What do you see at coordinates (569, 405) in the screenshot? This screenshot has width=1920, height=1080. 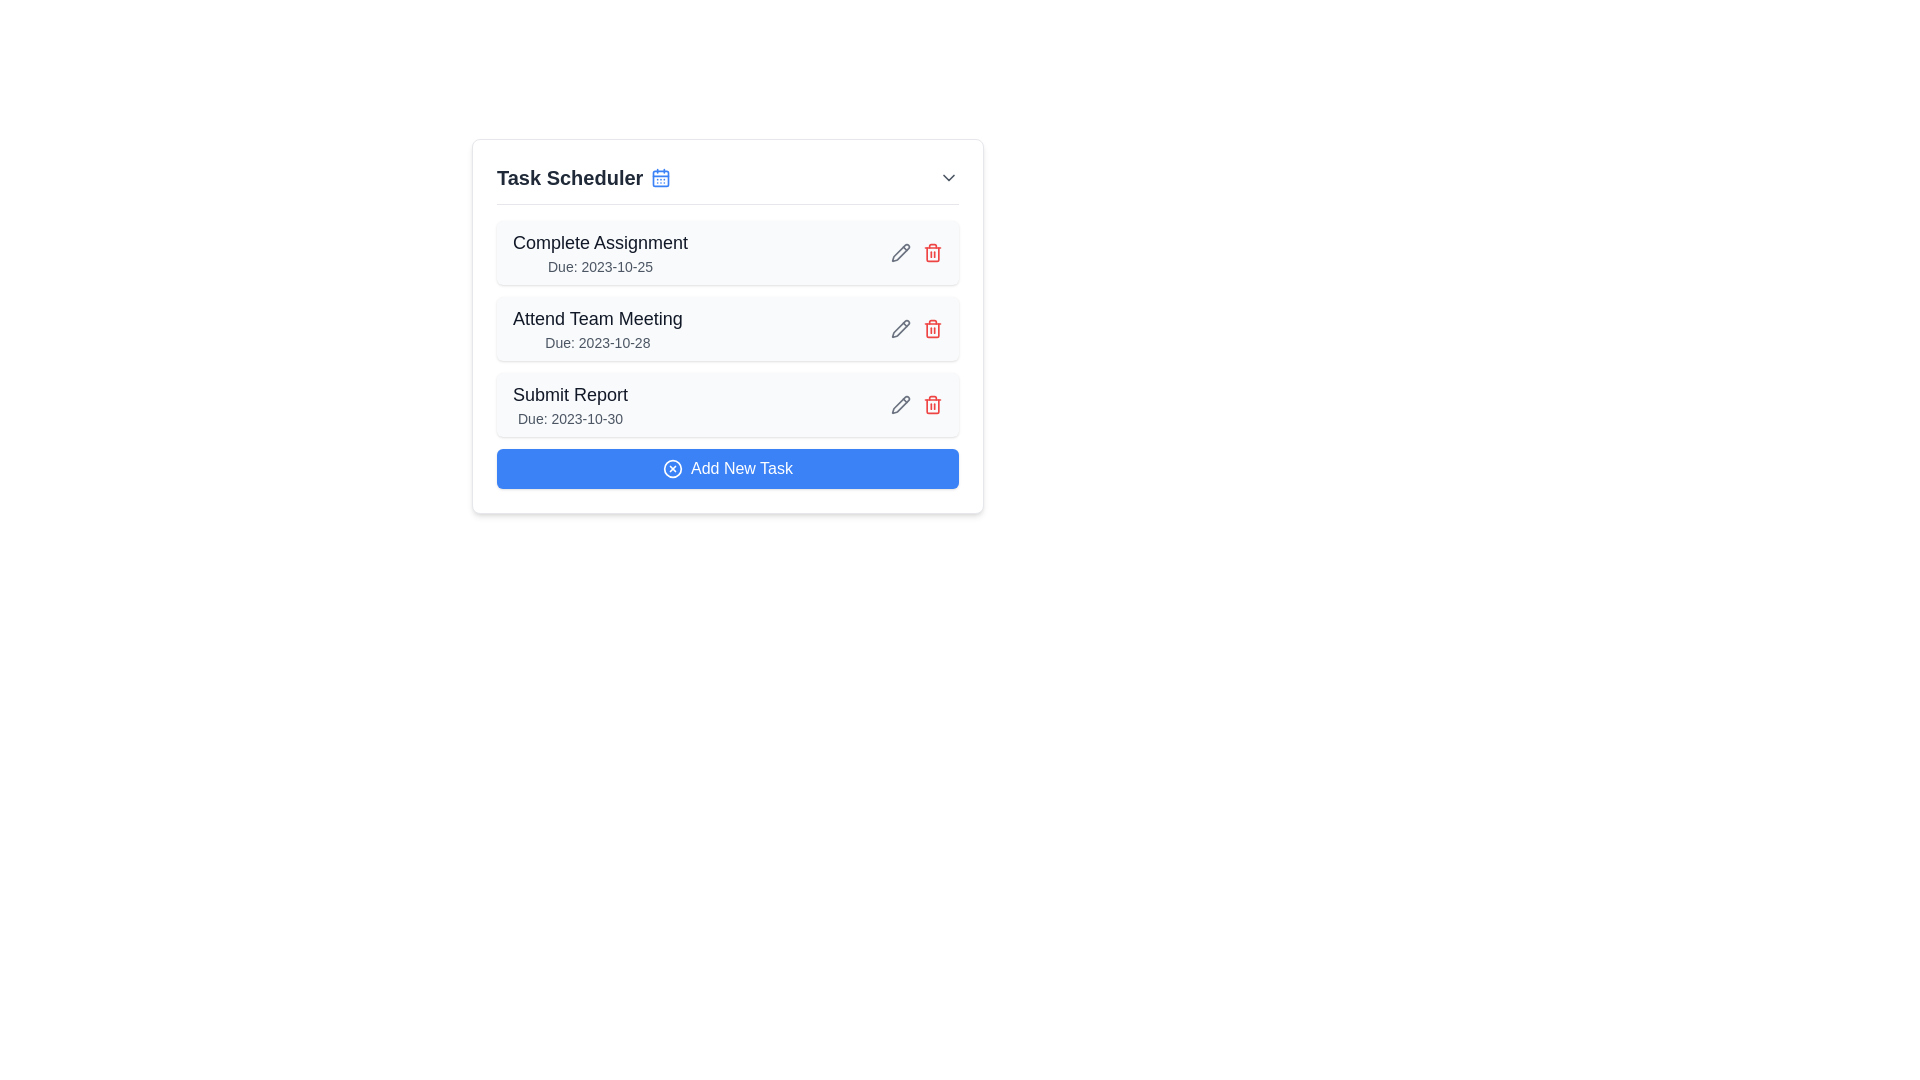 I see `the non-interactive text display that informs the user about the task 'Submit Report' with the due date '2023-10-30'` at bounding box center [569, 405].